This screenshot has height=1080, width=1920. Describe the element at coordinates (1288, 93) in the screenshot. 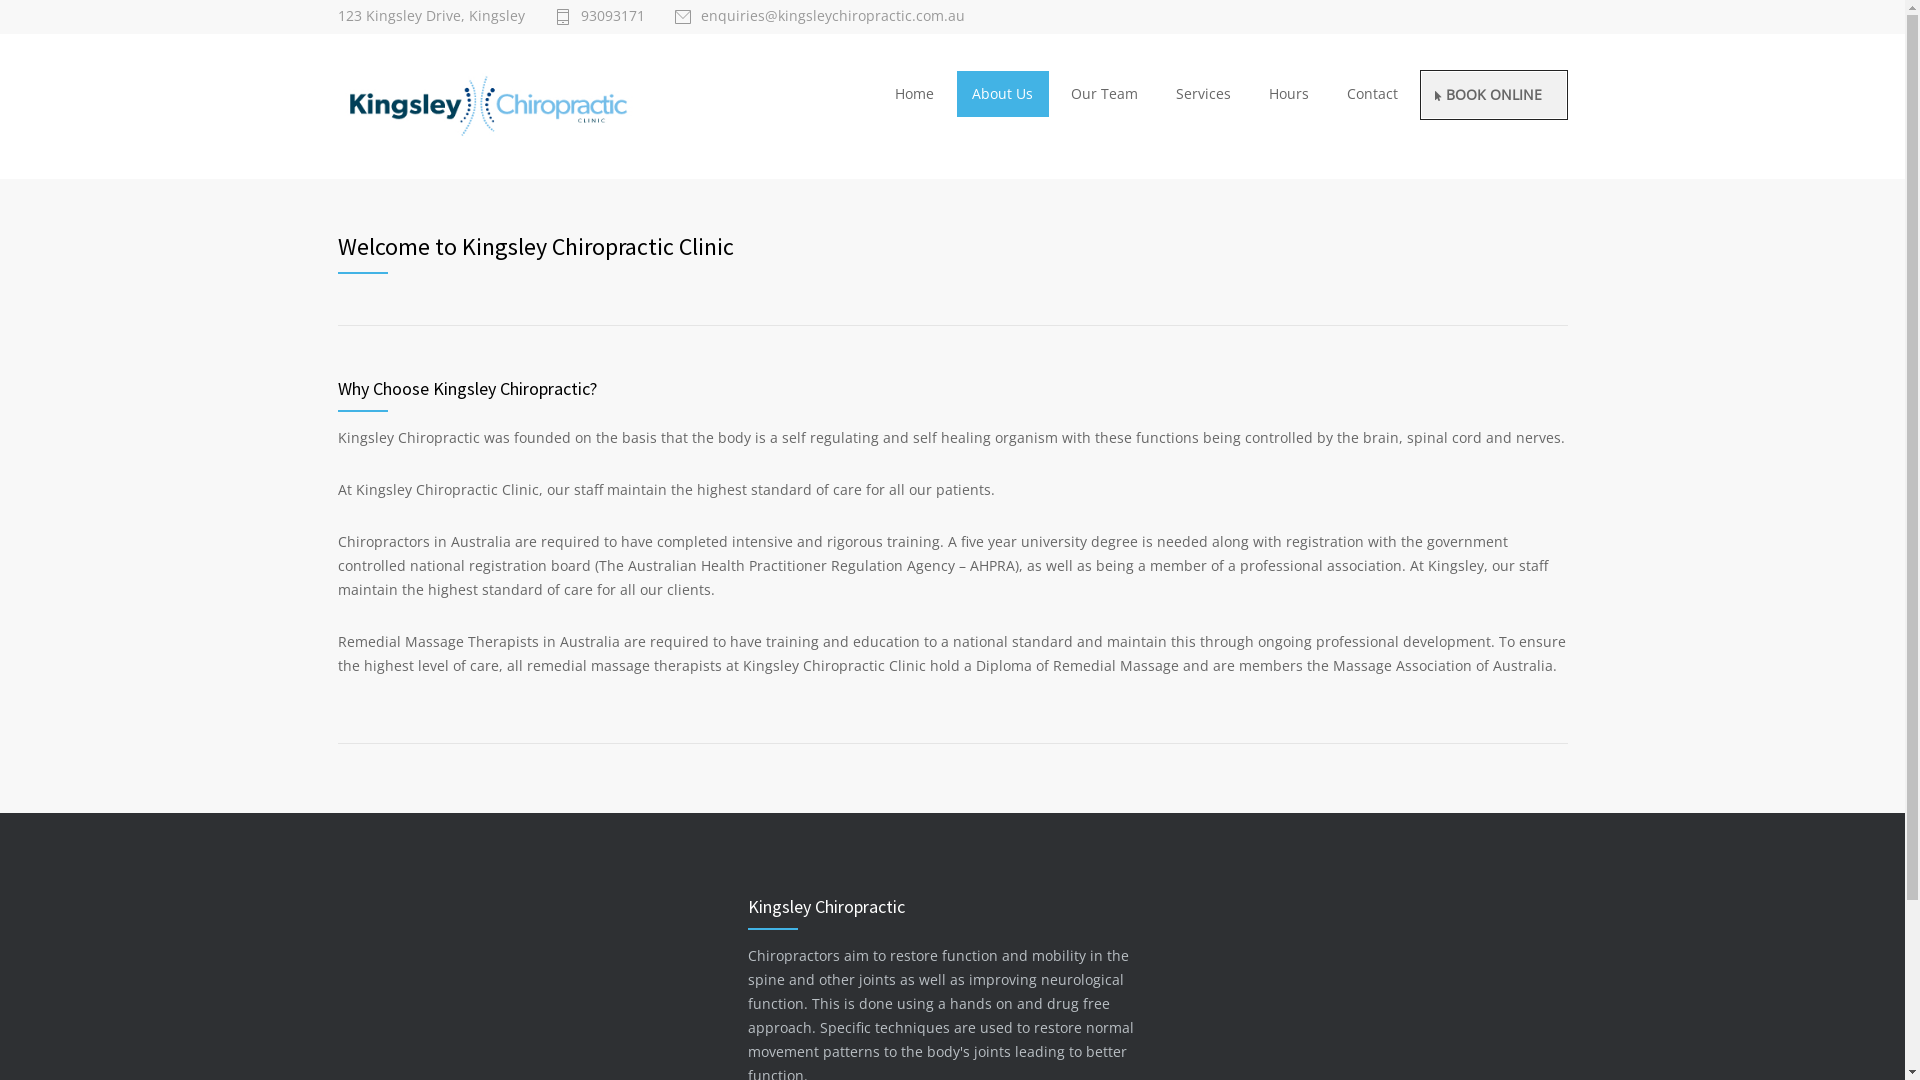

I see `'Hours'` at that location.